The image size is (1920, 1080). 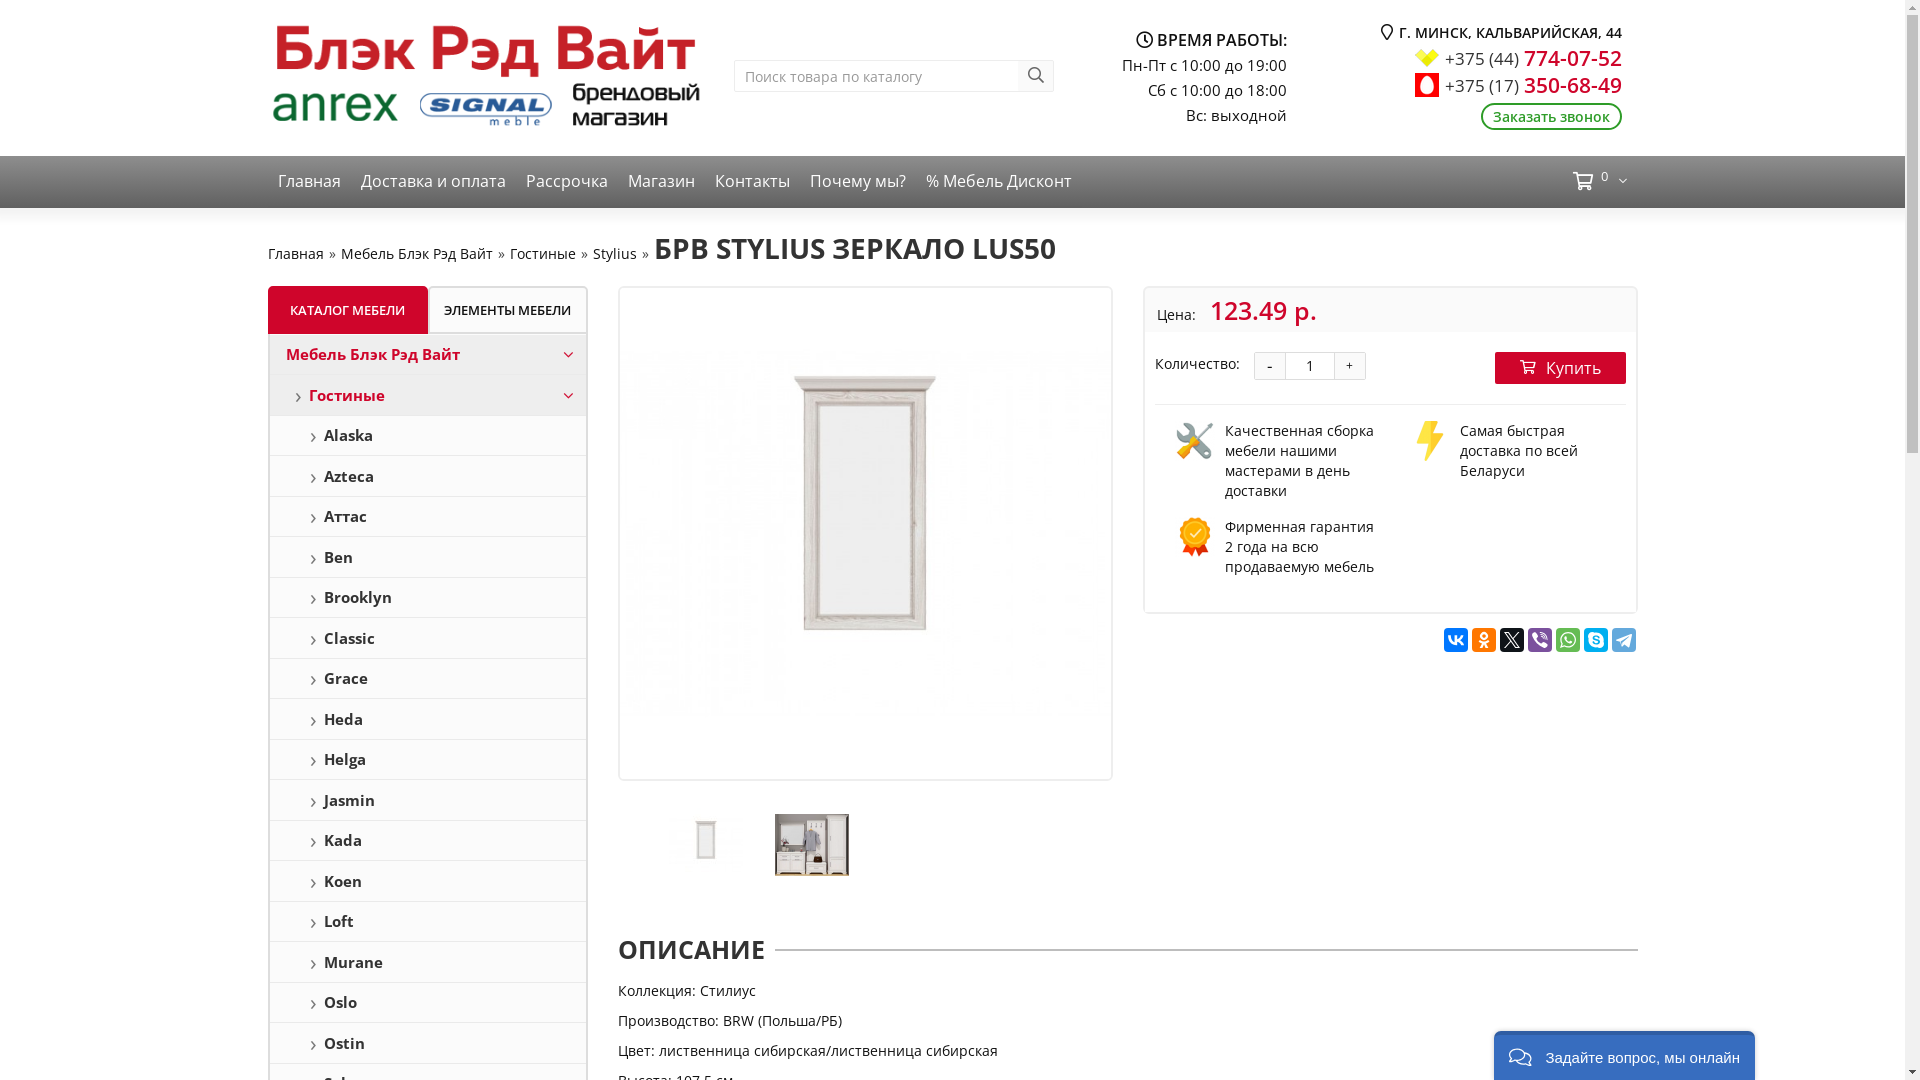 What do you see at coordinates (1348, 366) in the screenshot?
I see `'+'` at bounding box center [1348, 366].